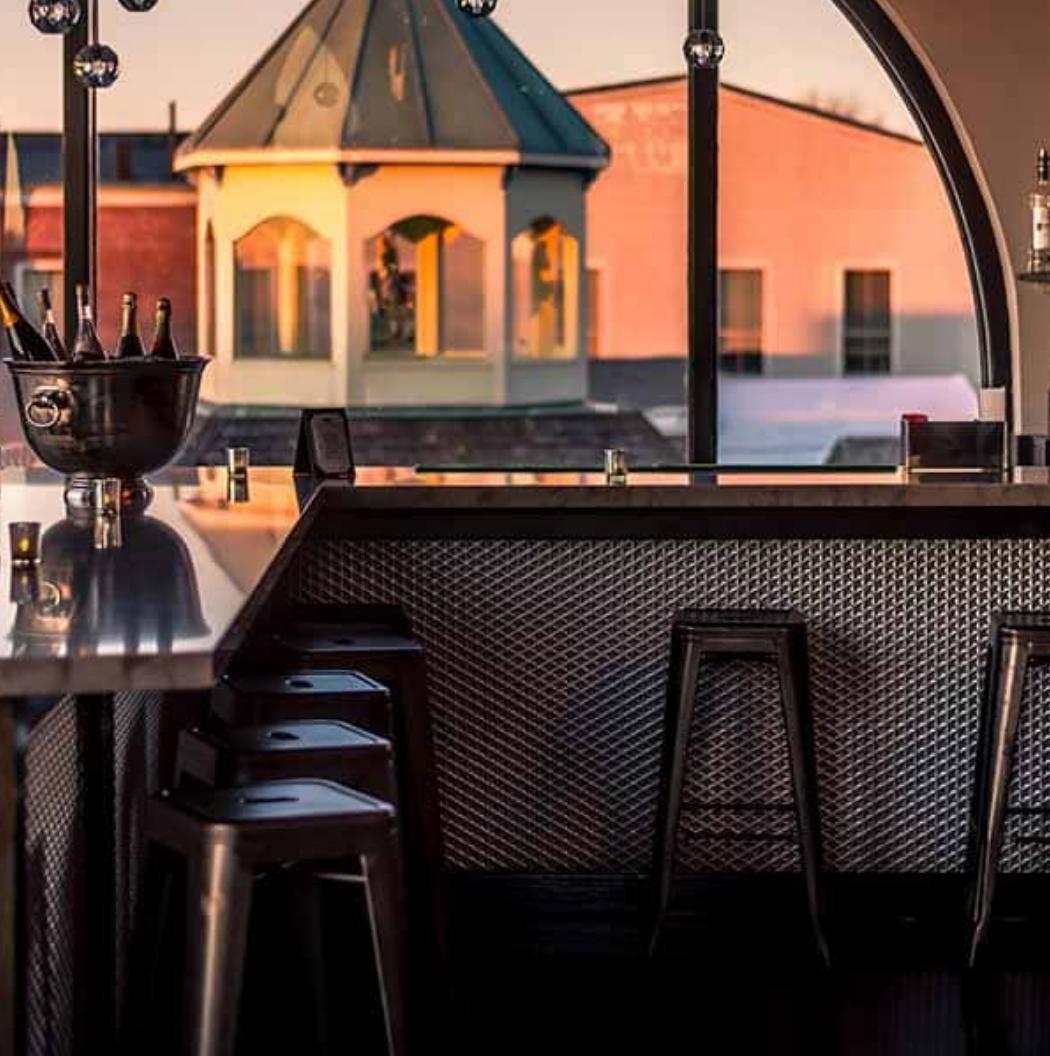 This screenshot has height=1056, width=1050. Describe the element at coordinates (302, 448) in the screenshot. I see `'handled through Eventbrite.'` at that location.